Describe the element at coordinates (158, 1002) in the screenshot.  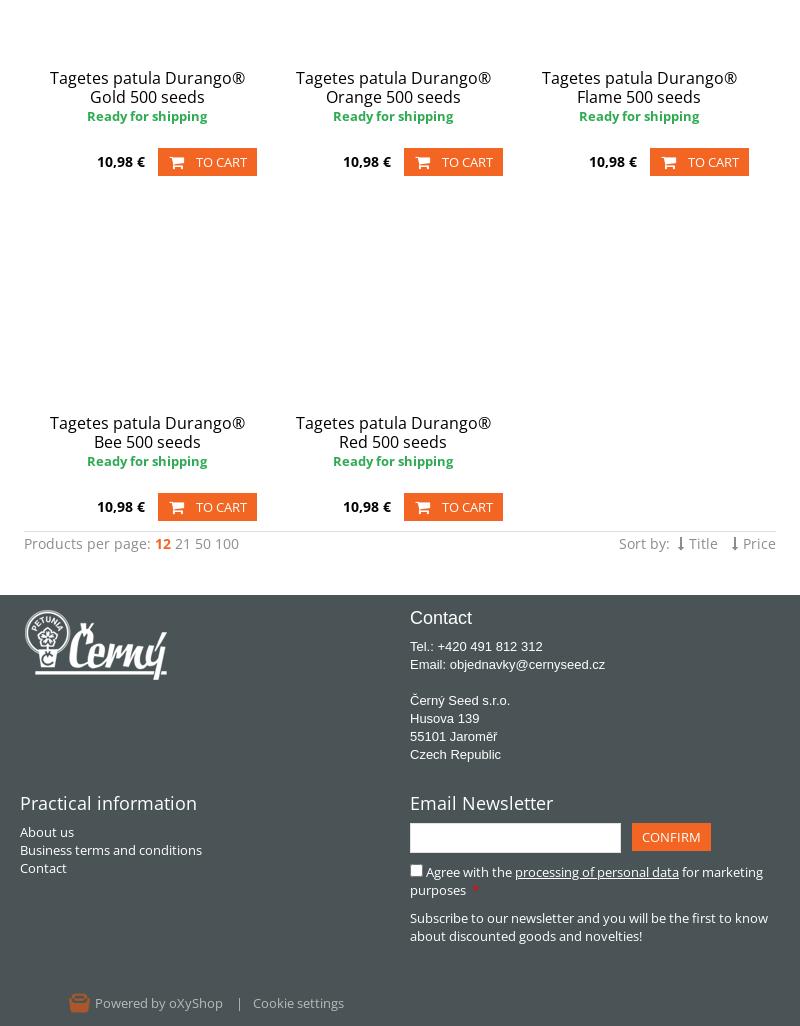
I see `'Powered by oXyShop'` at that location.